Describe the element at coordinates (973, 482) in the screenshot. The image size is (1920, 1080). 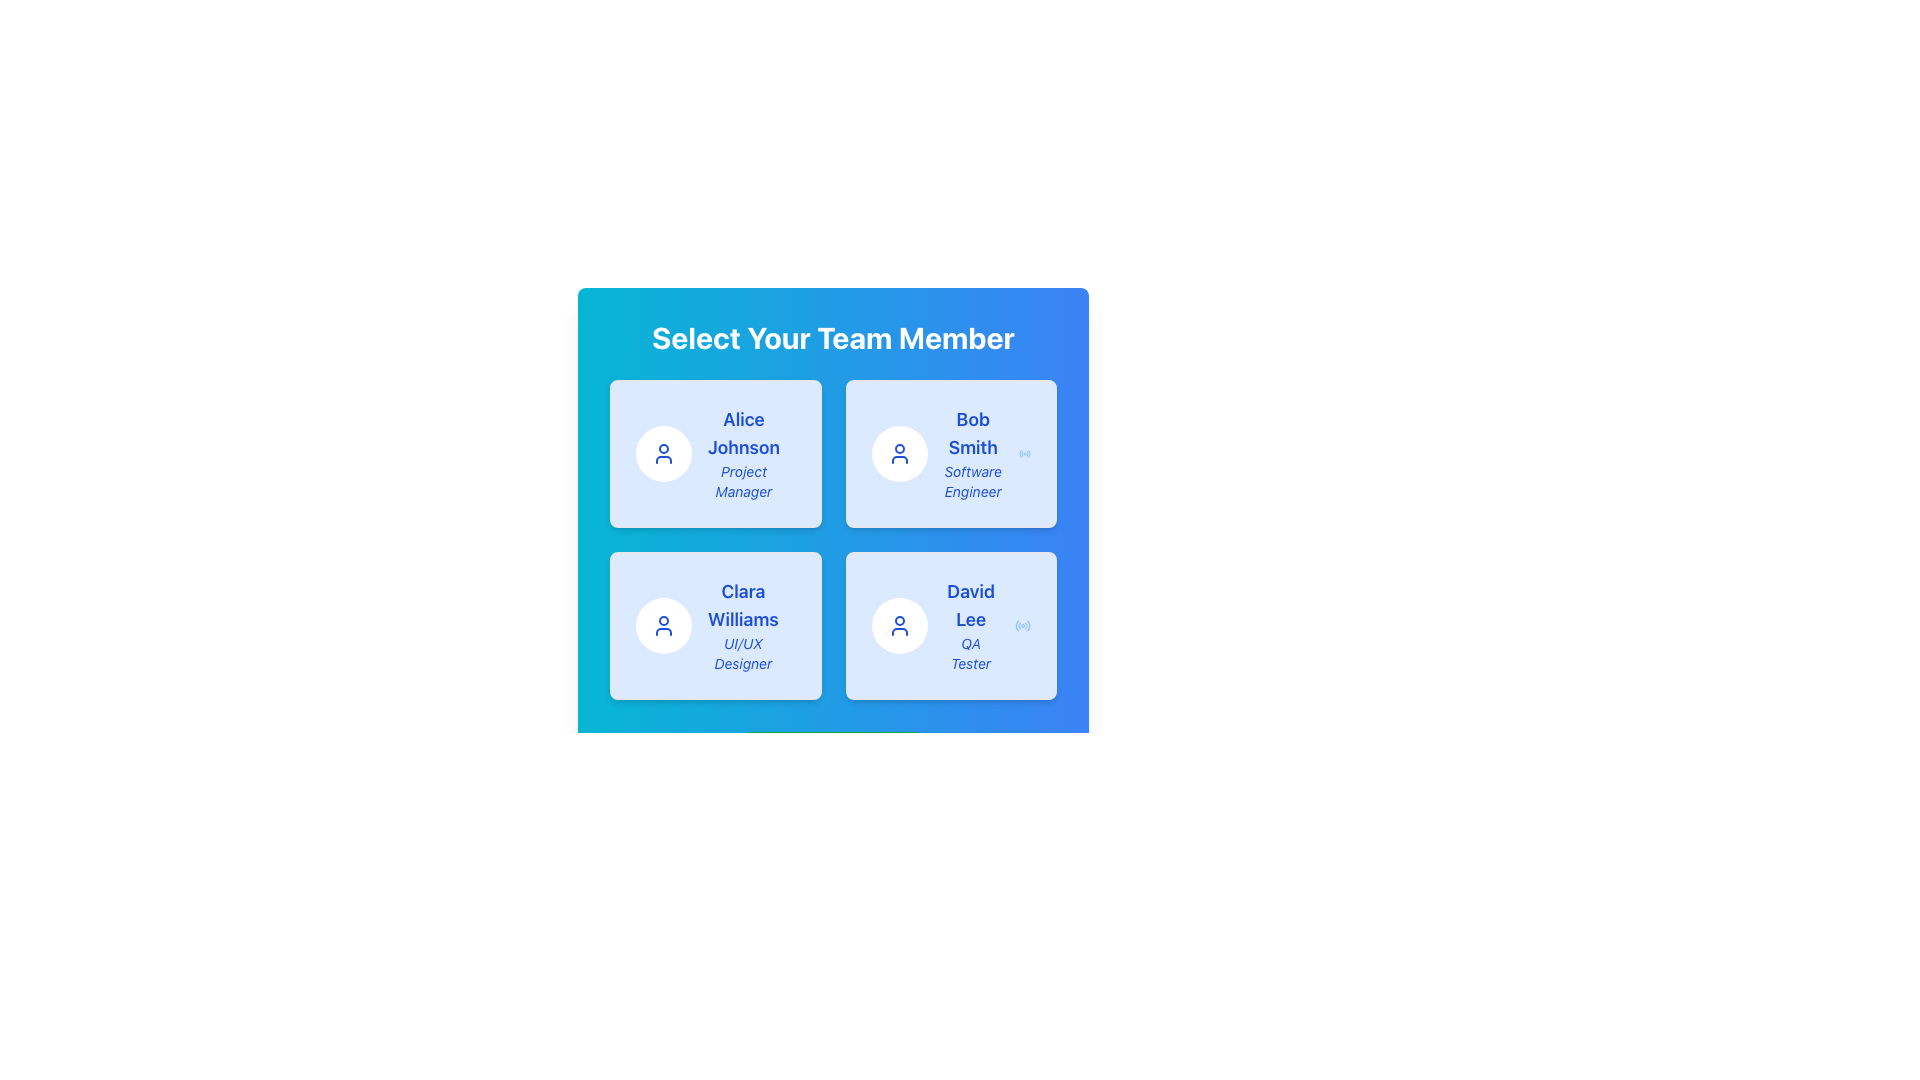
I see `the text label indicating the job title 'Software Engineer' associated with 'Bob Smith', located in the upper-right quadrant of the interface, directly below the name` at that location.